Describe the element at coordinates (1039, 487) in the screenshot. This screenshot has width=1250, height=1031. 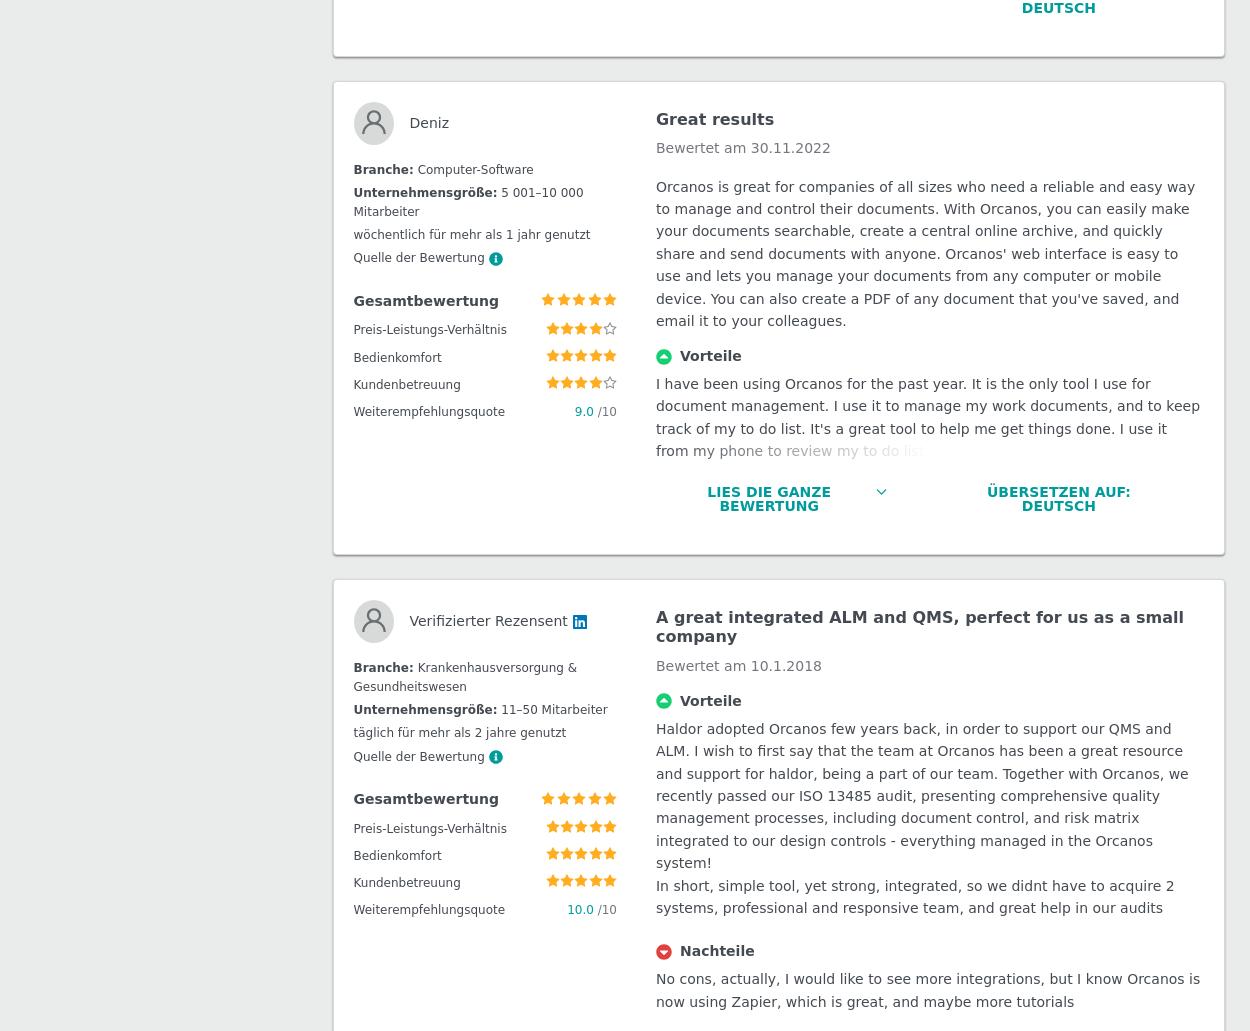
I see `'Österreich (Deutsch)'` at that location.